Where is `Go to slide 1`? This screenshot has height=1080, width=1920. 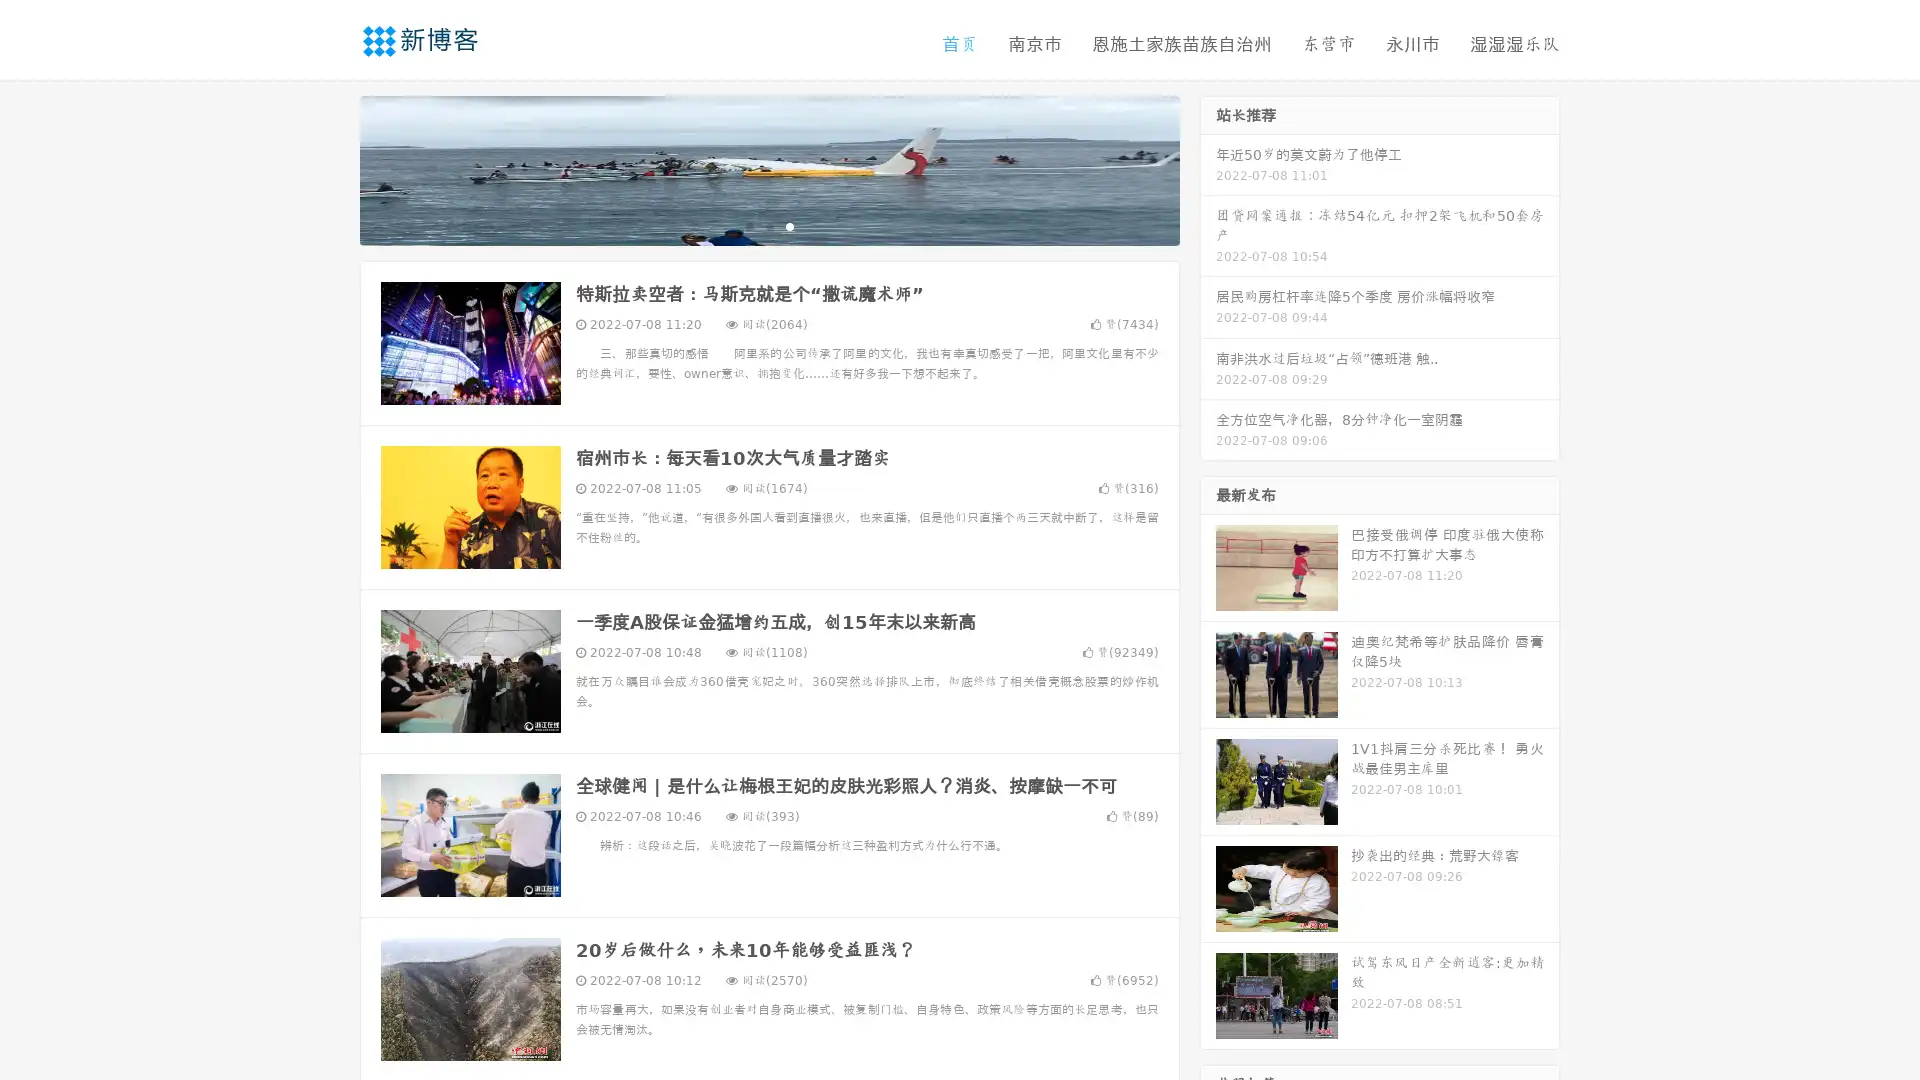
Go to slide 1 is located at coordinates (748, 225).